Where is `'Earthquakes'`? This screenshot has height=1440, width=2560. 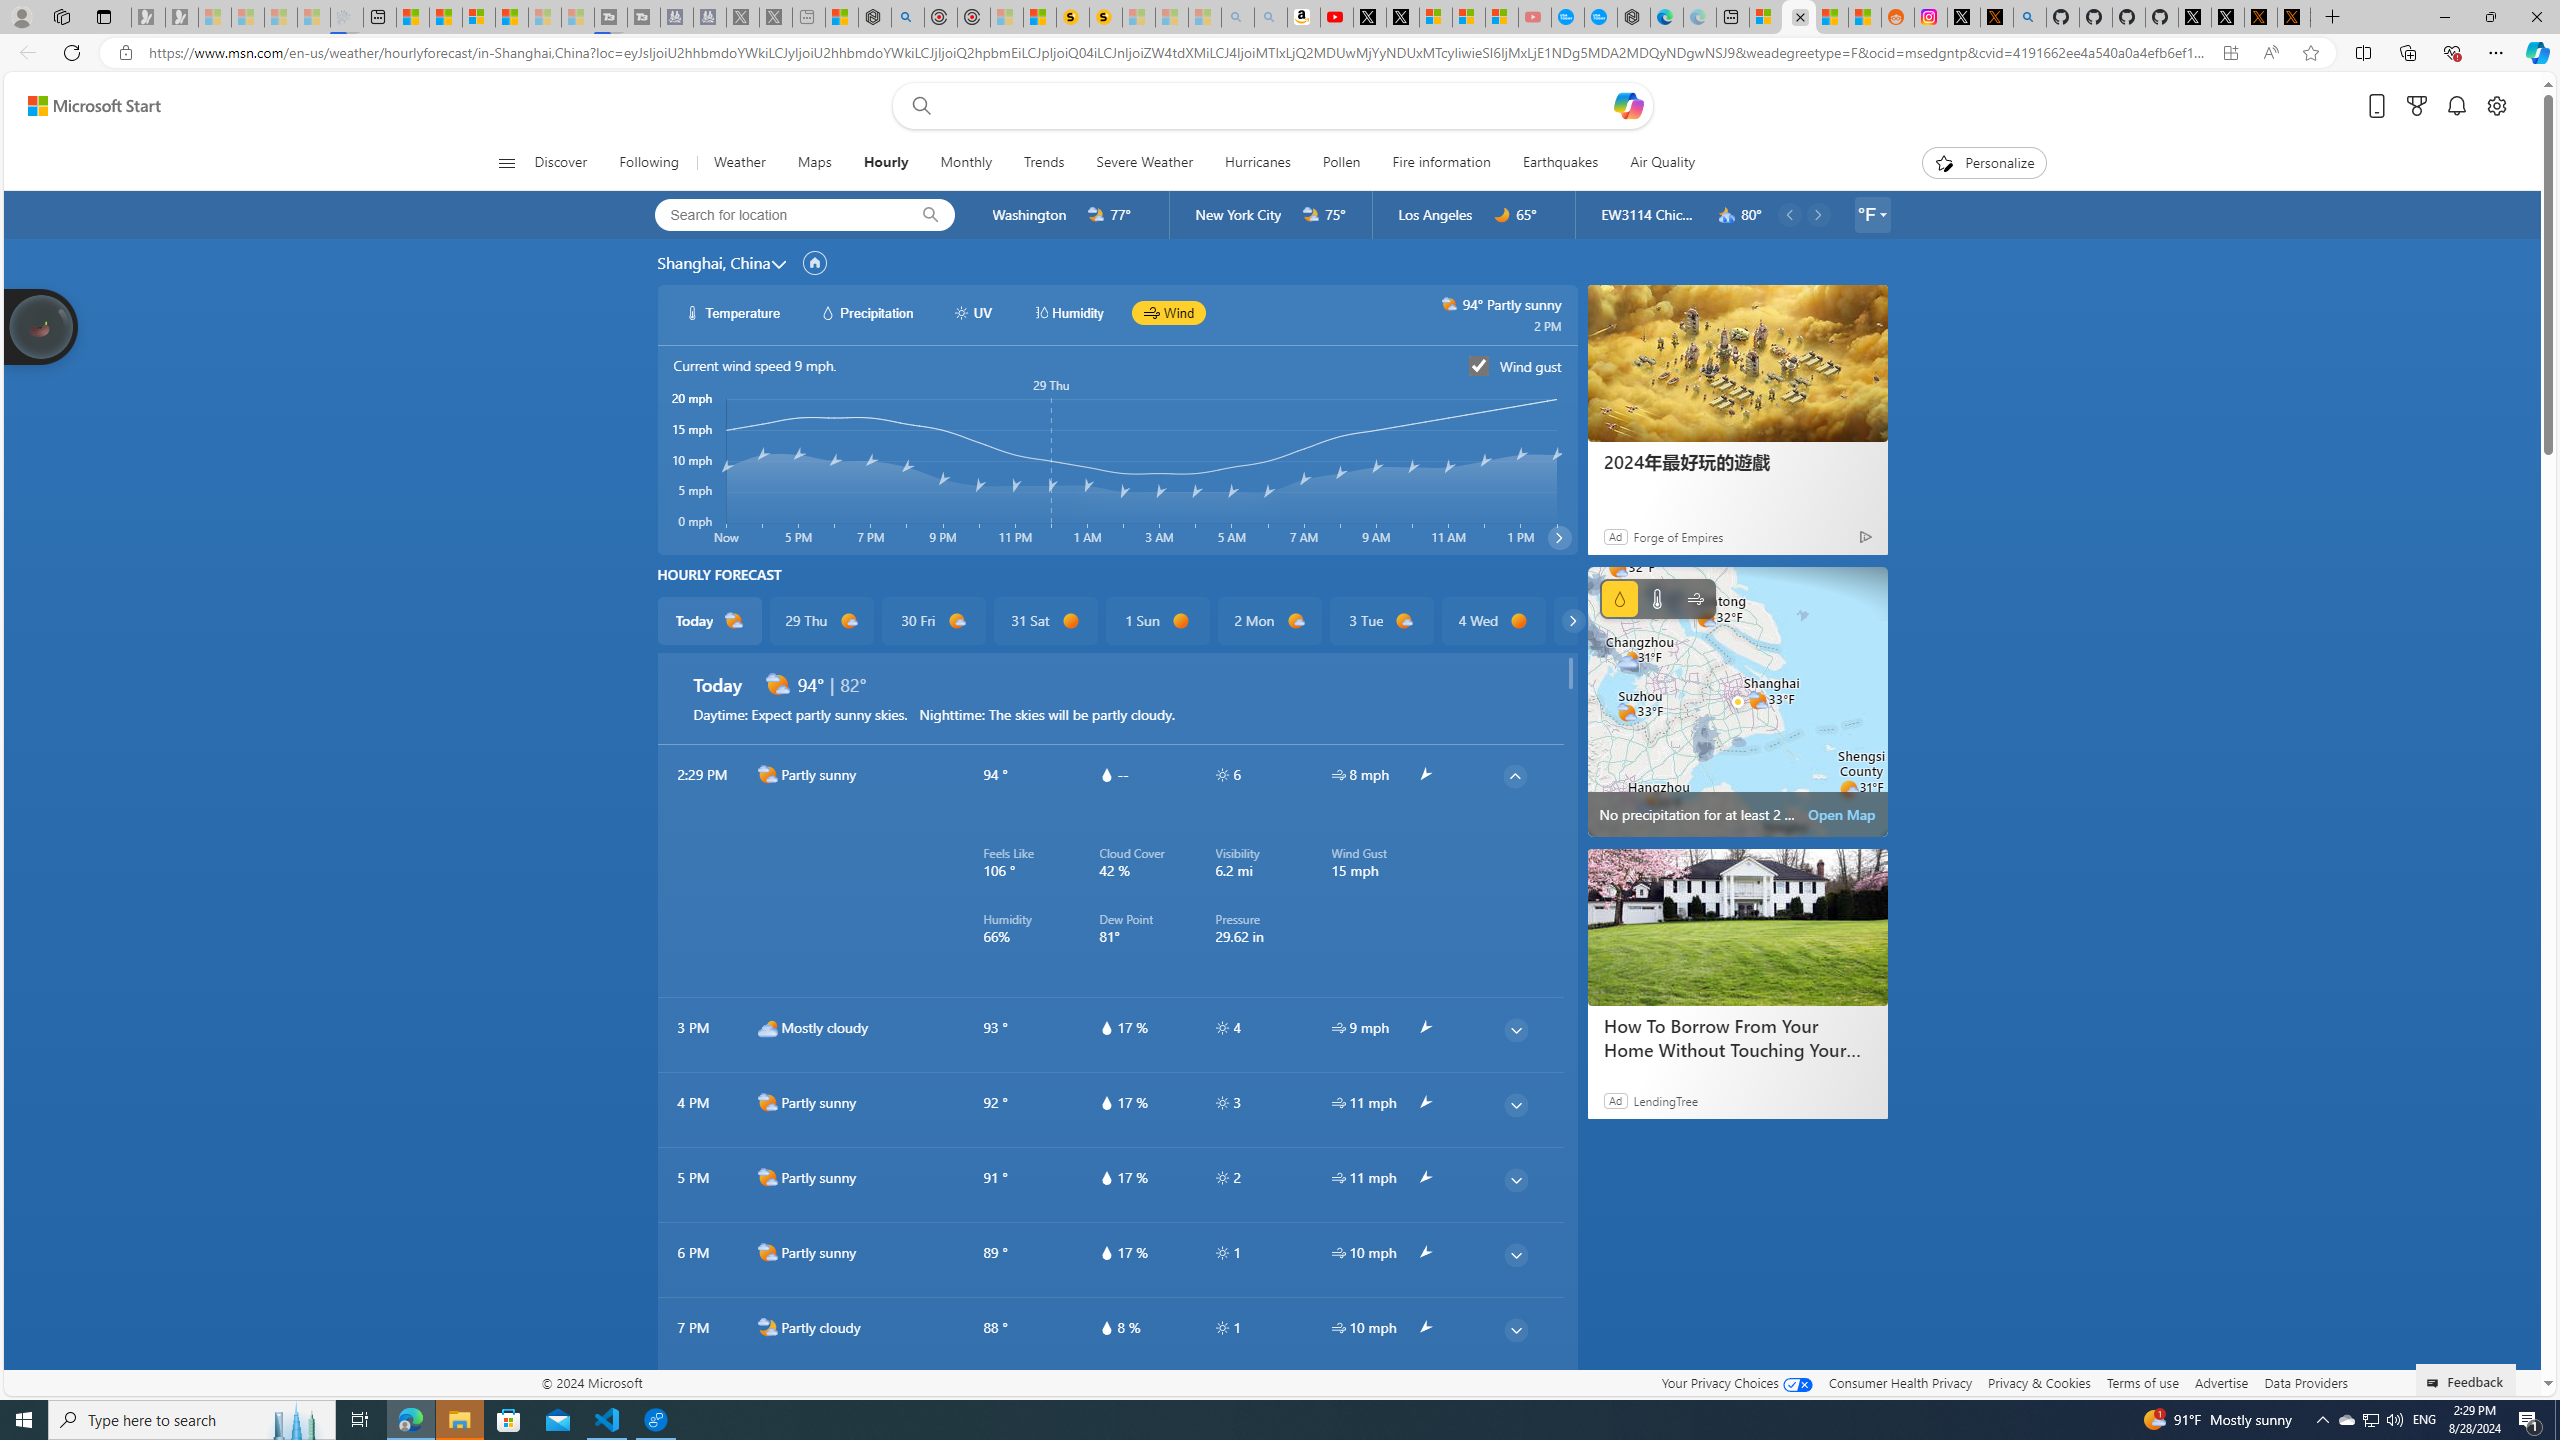
'Earthquakes' is located at coordinates (1560, 162).